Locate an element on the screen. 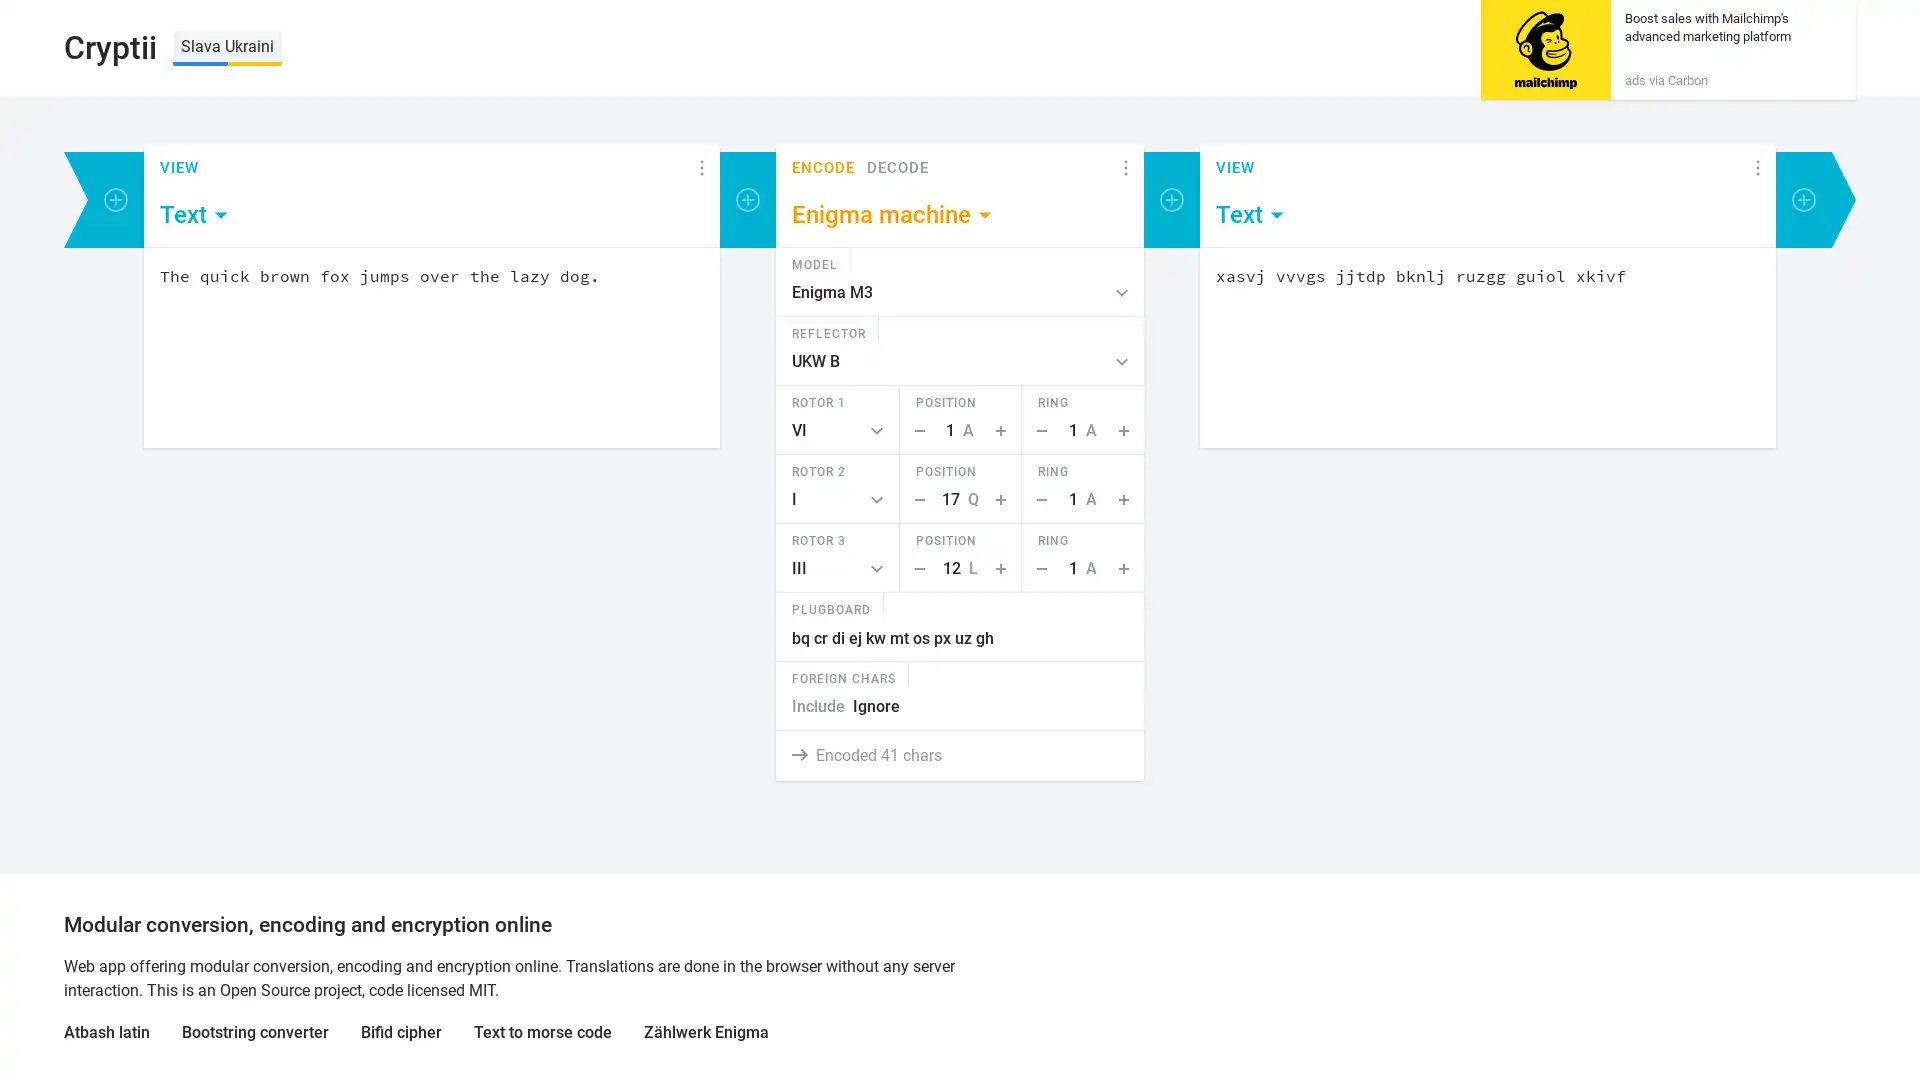  Add encoder or viewer is located at coordinates (747, 200).